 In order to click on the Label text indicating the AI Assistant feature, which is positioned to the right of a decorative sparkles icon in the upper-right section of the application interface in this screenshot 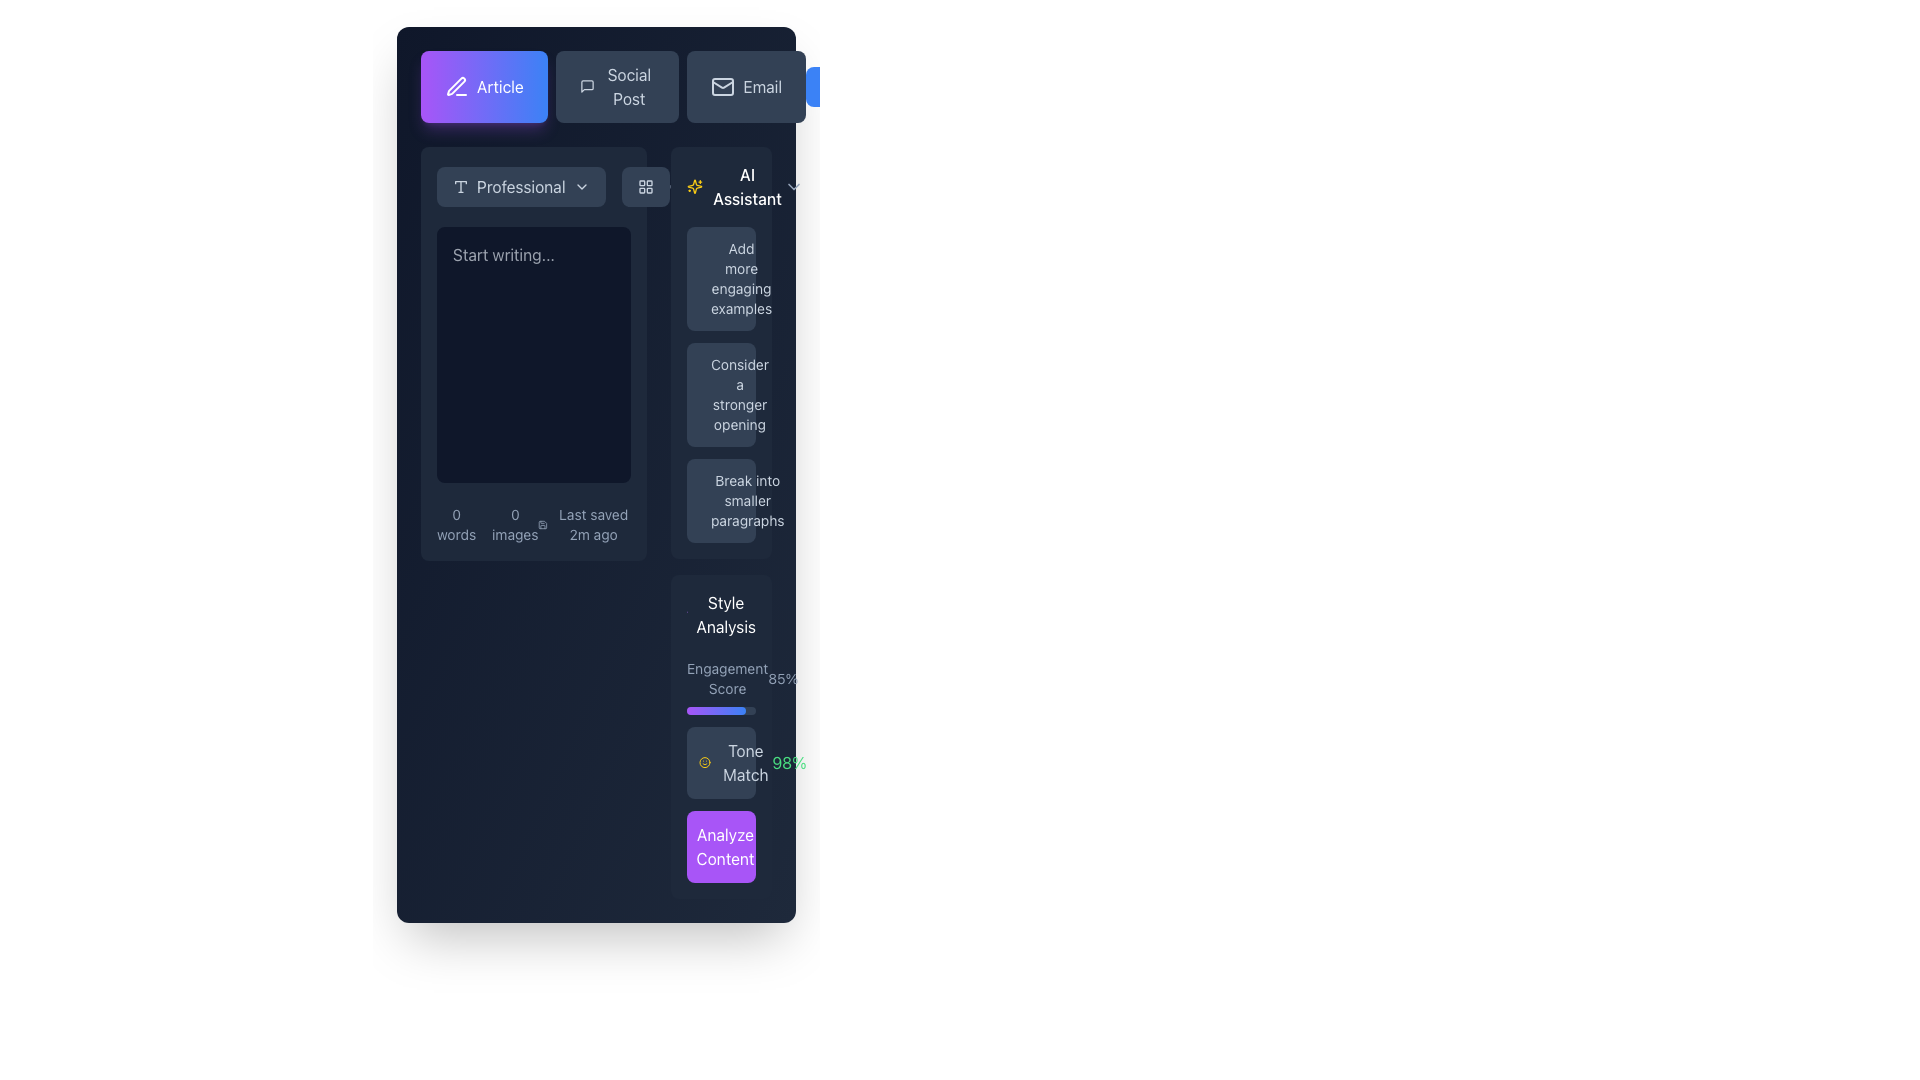, I will do `click(746, 186)`.